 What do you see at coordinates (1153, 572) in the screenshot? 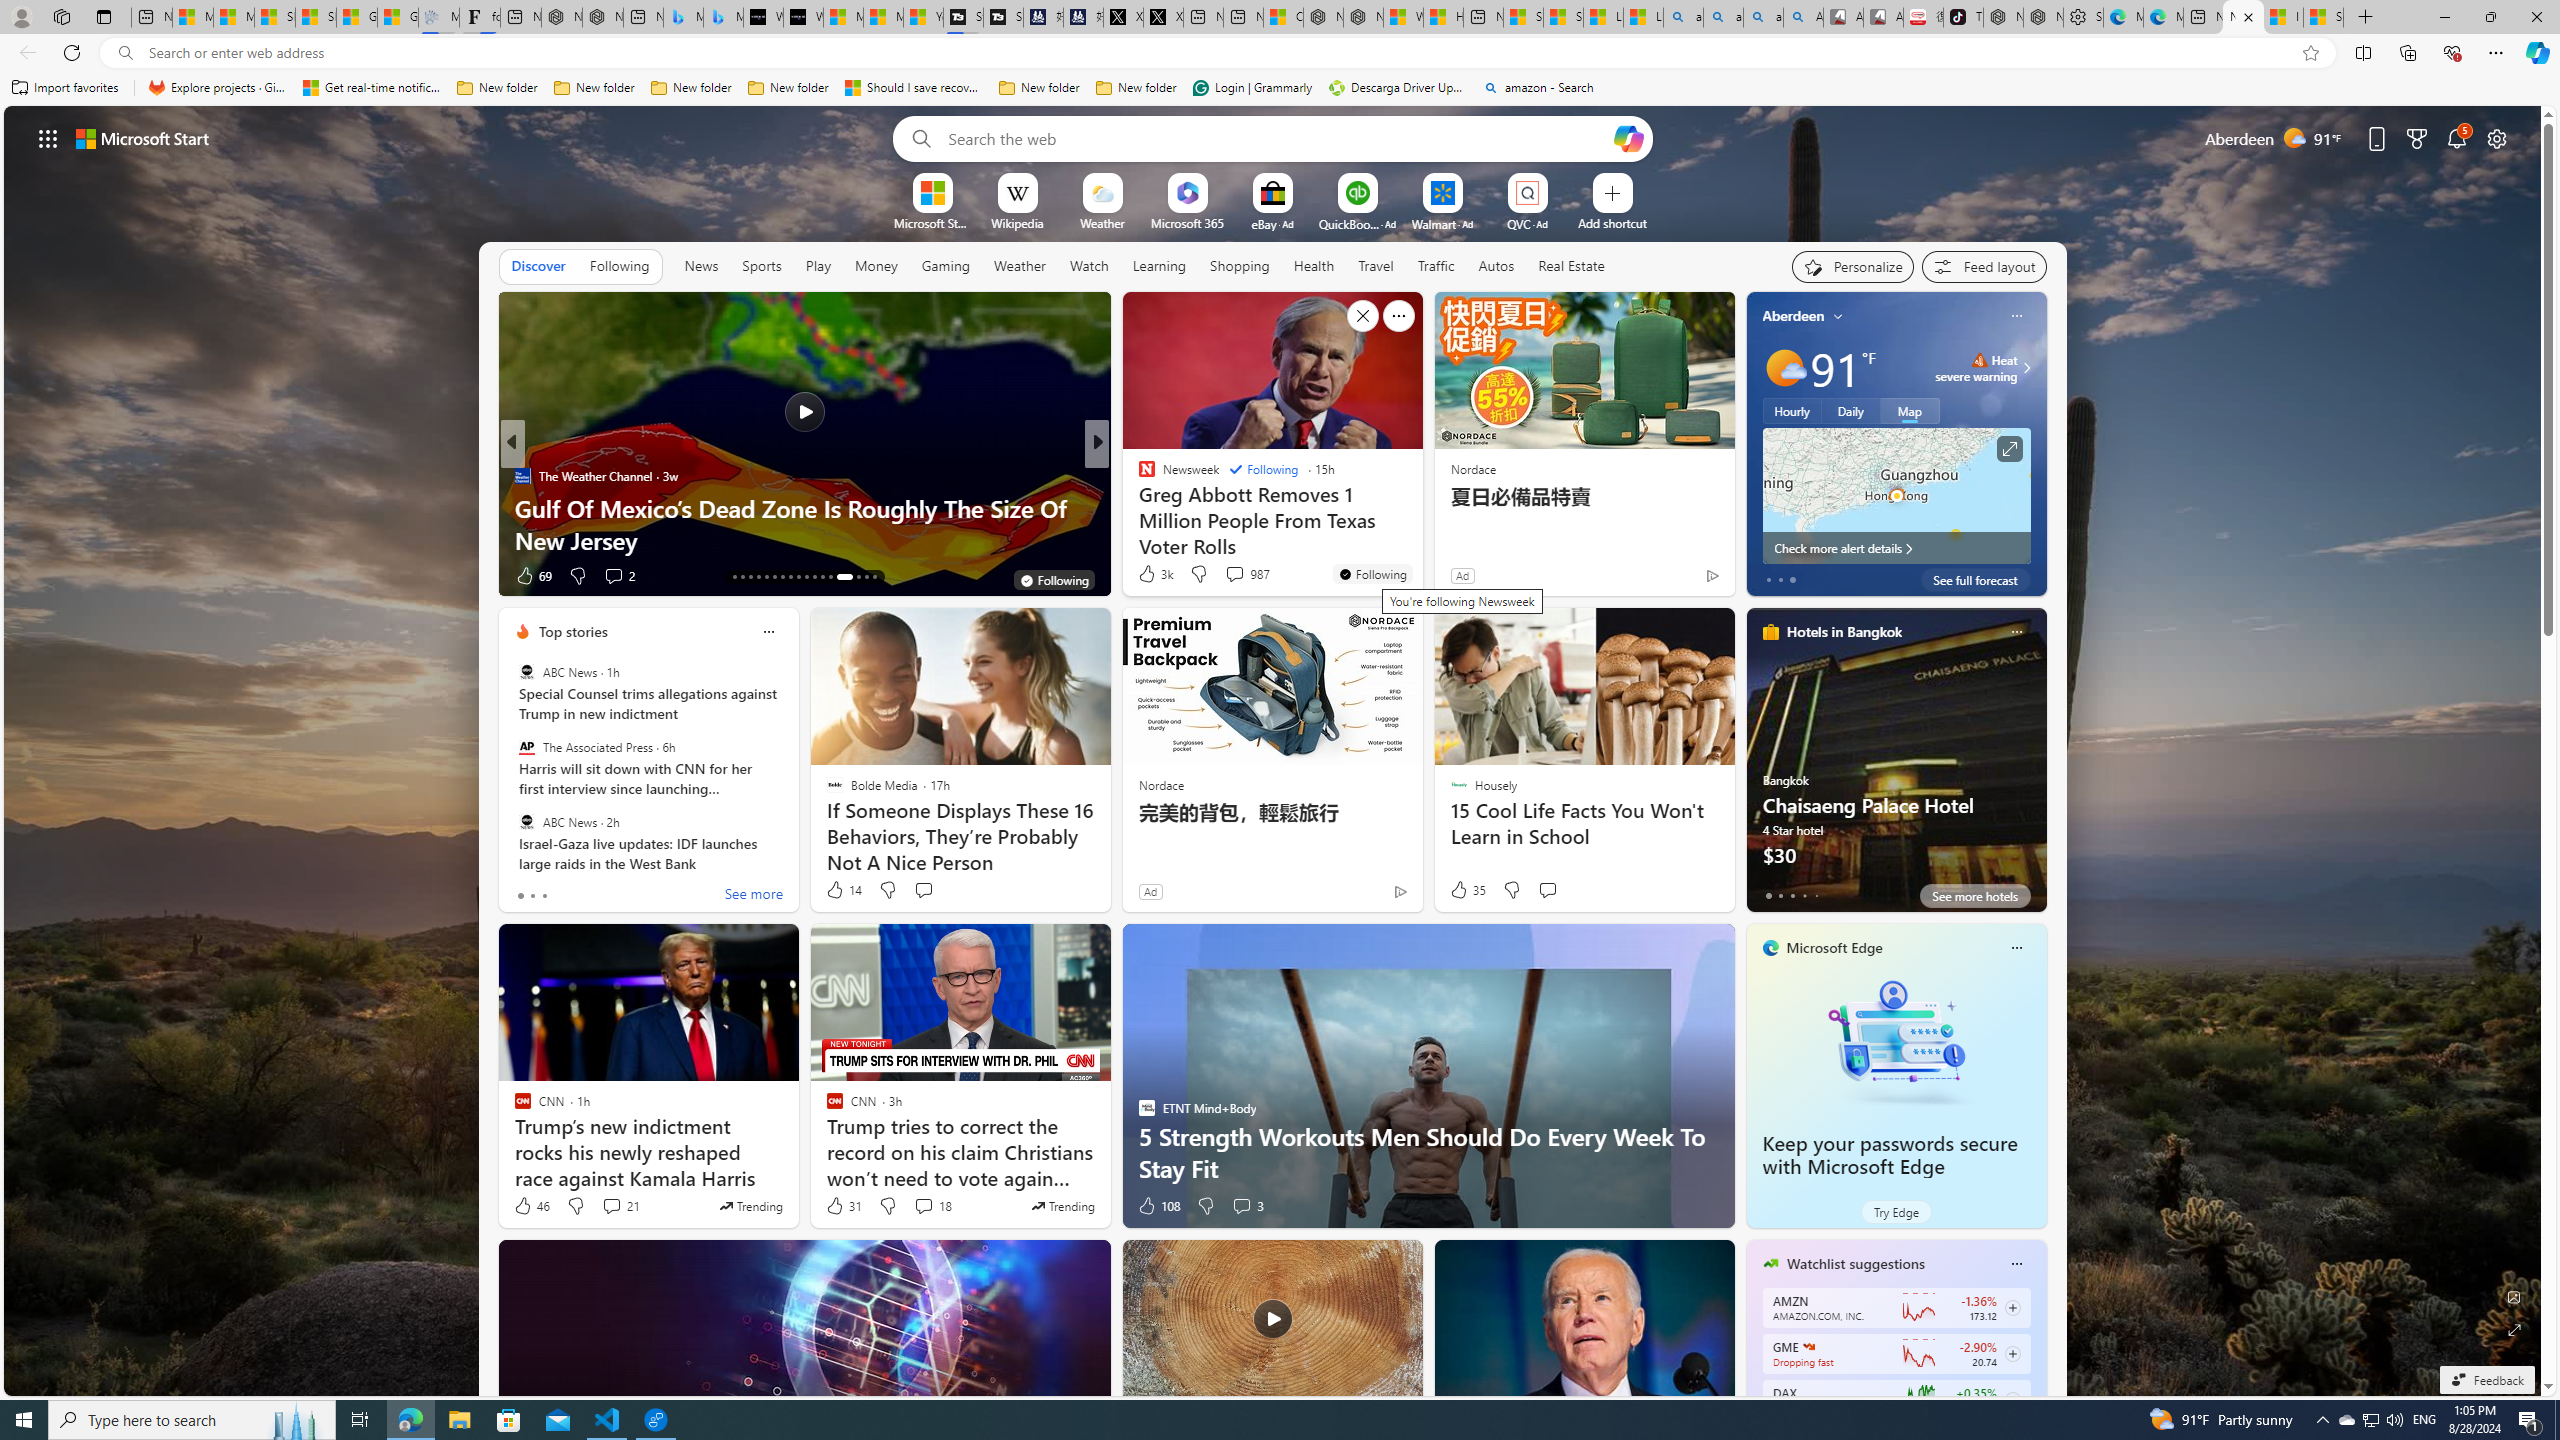
I see `'3k Like'` at bounding box center [1153, 572].